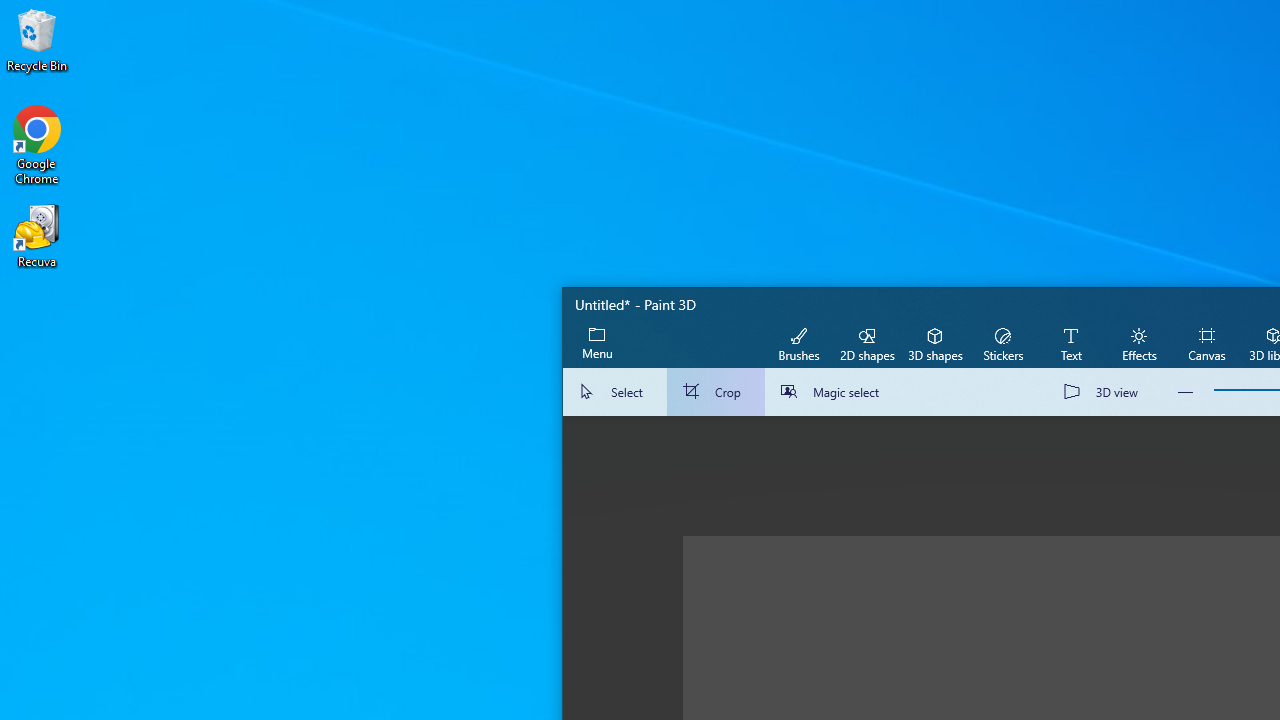  Describe the element at coordinates (596, 342) in the screenshot. I see `'Expand menu'` at that location.